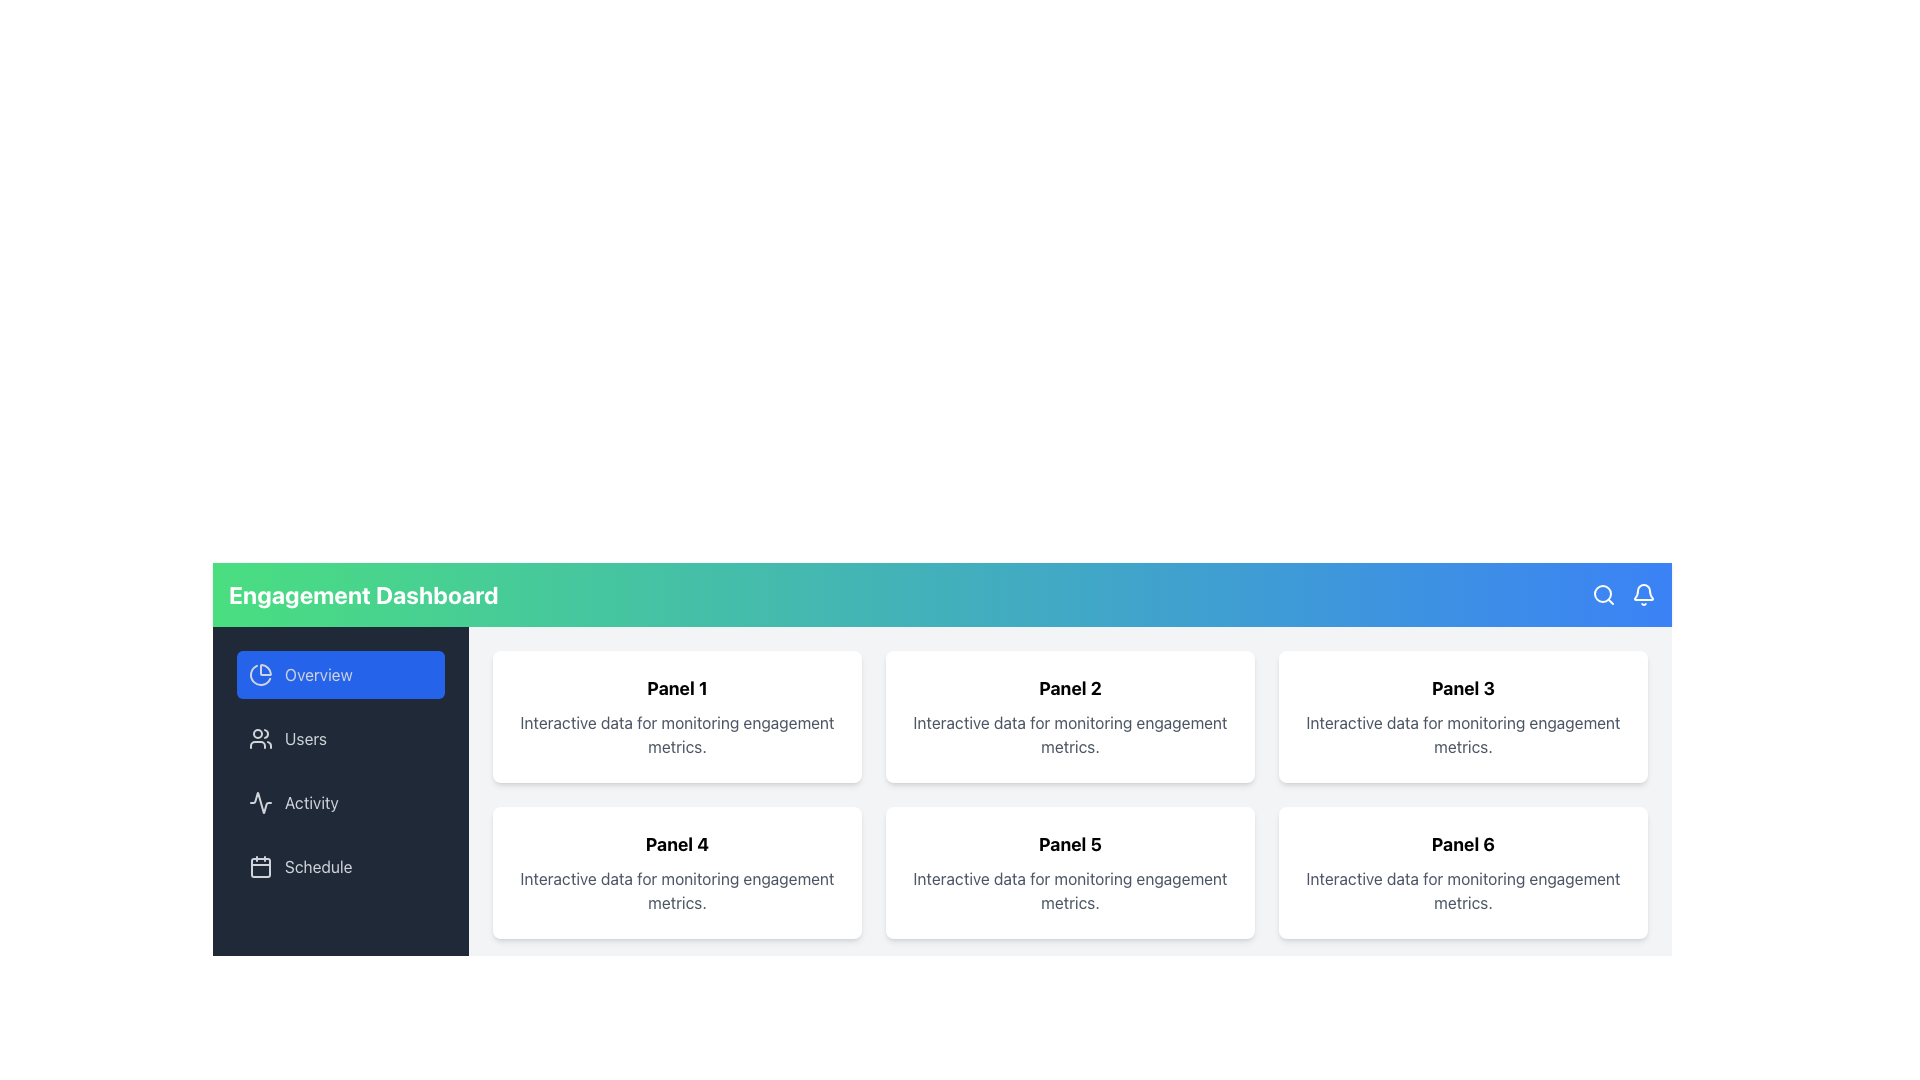  I want to click on the 'Overview' text label, which is styled with white text on a blue background, located in the vertical navigation menu on the left side of the interface, directly to the right of a pie chart icon, so click(317, 675).